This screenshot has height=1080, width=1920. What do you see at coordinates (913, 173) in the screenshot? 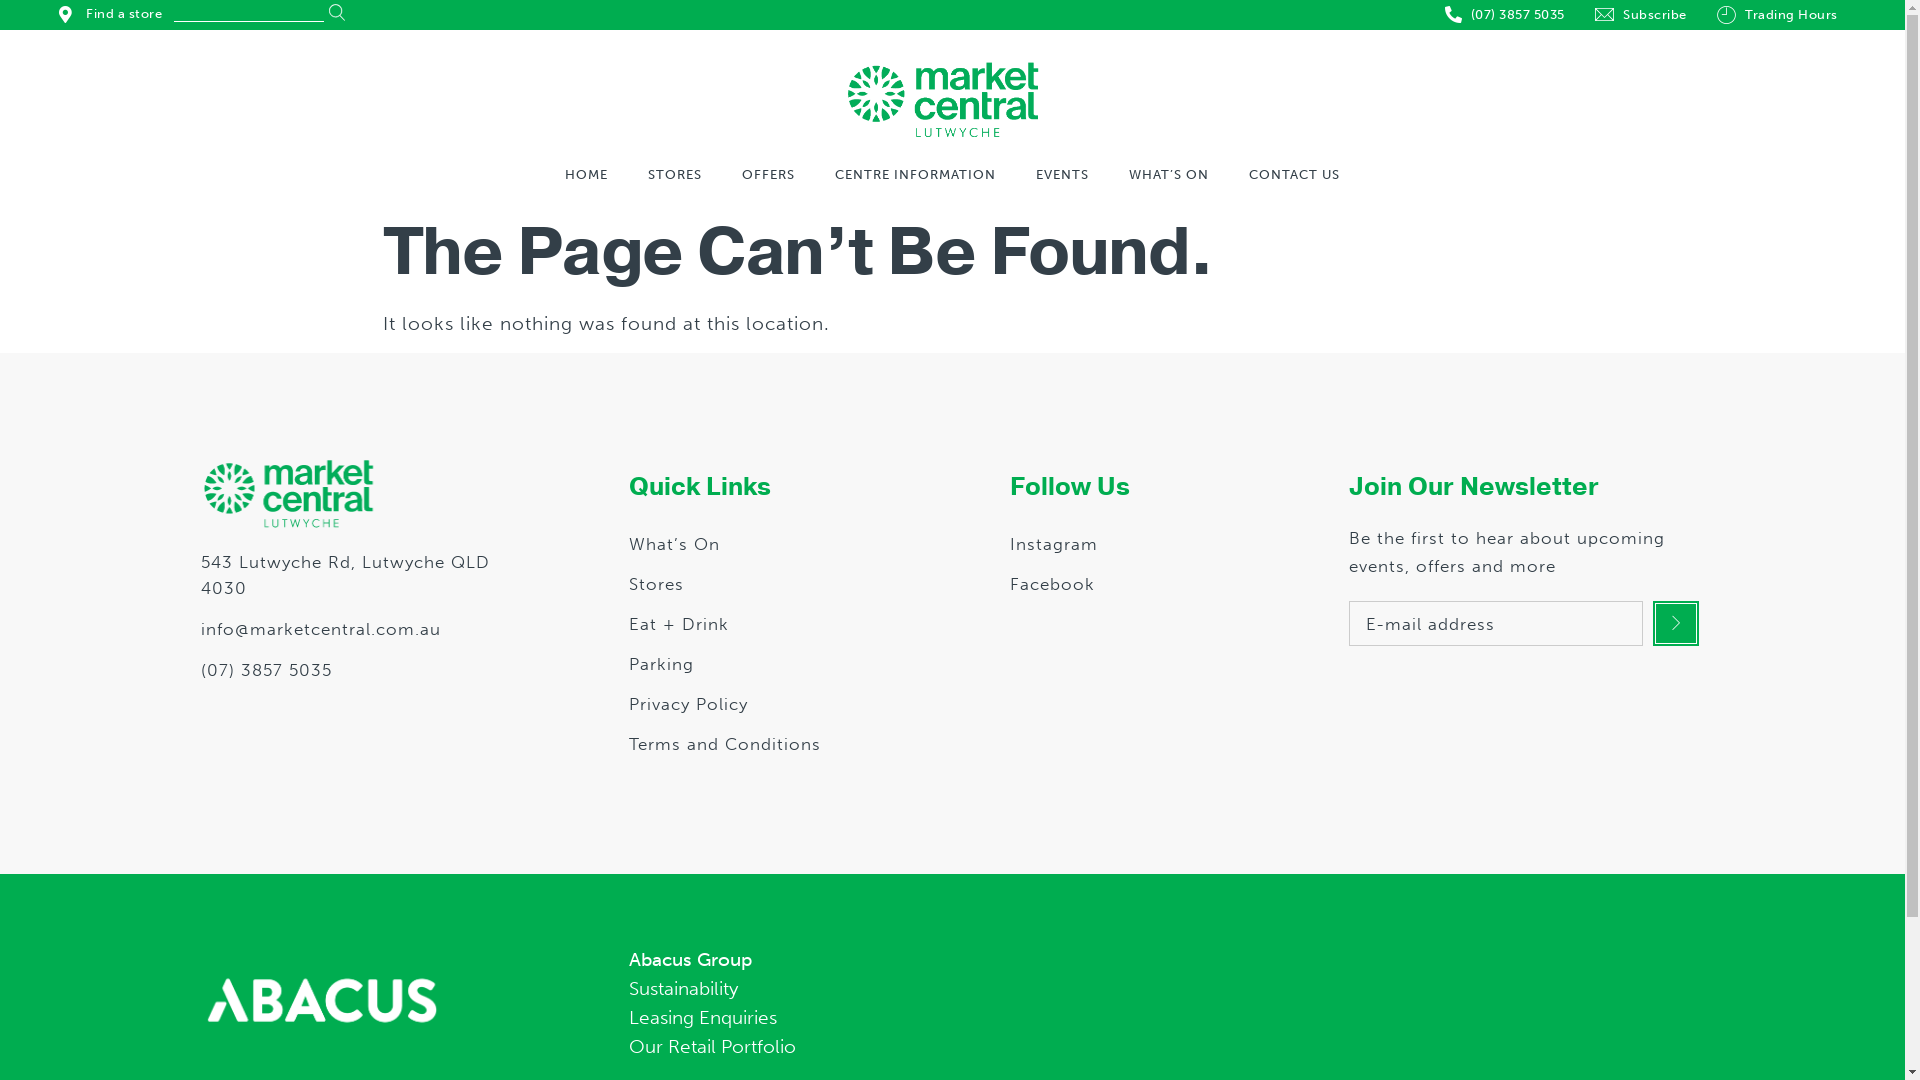
I see `'CENTRE INFORMATION'` at bounding box center [913, 173].